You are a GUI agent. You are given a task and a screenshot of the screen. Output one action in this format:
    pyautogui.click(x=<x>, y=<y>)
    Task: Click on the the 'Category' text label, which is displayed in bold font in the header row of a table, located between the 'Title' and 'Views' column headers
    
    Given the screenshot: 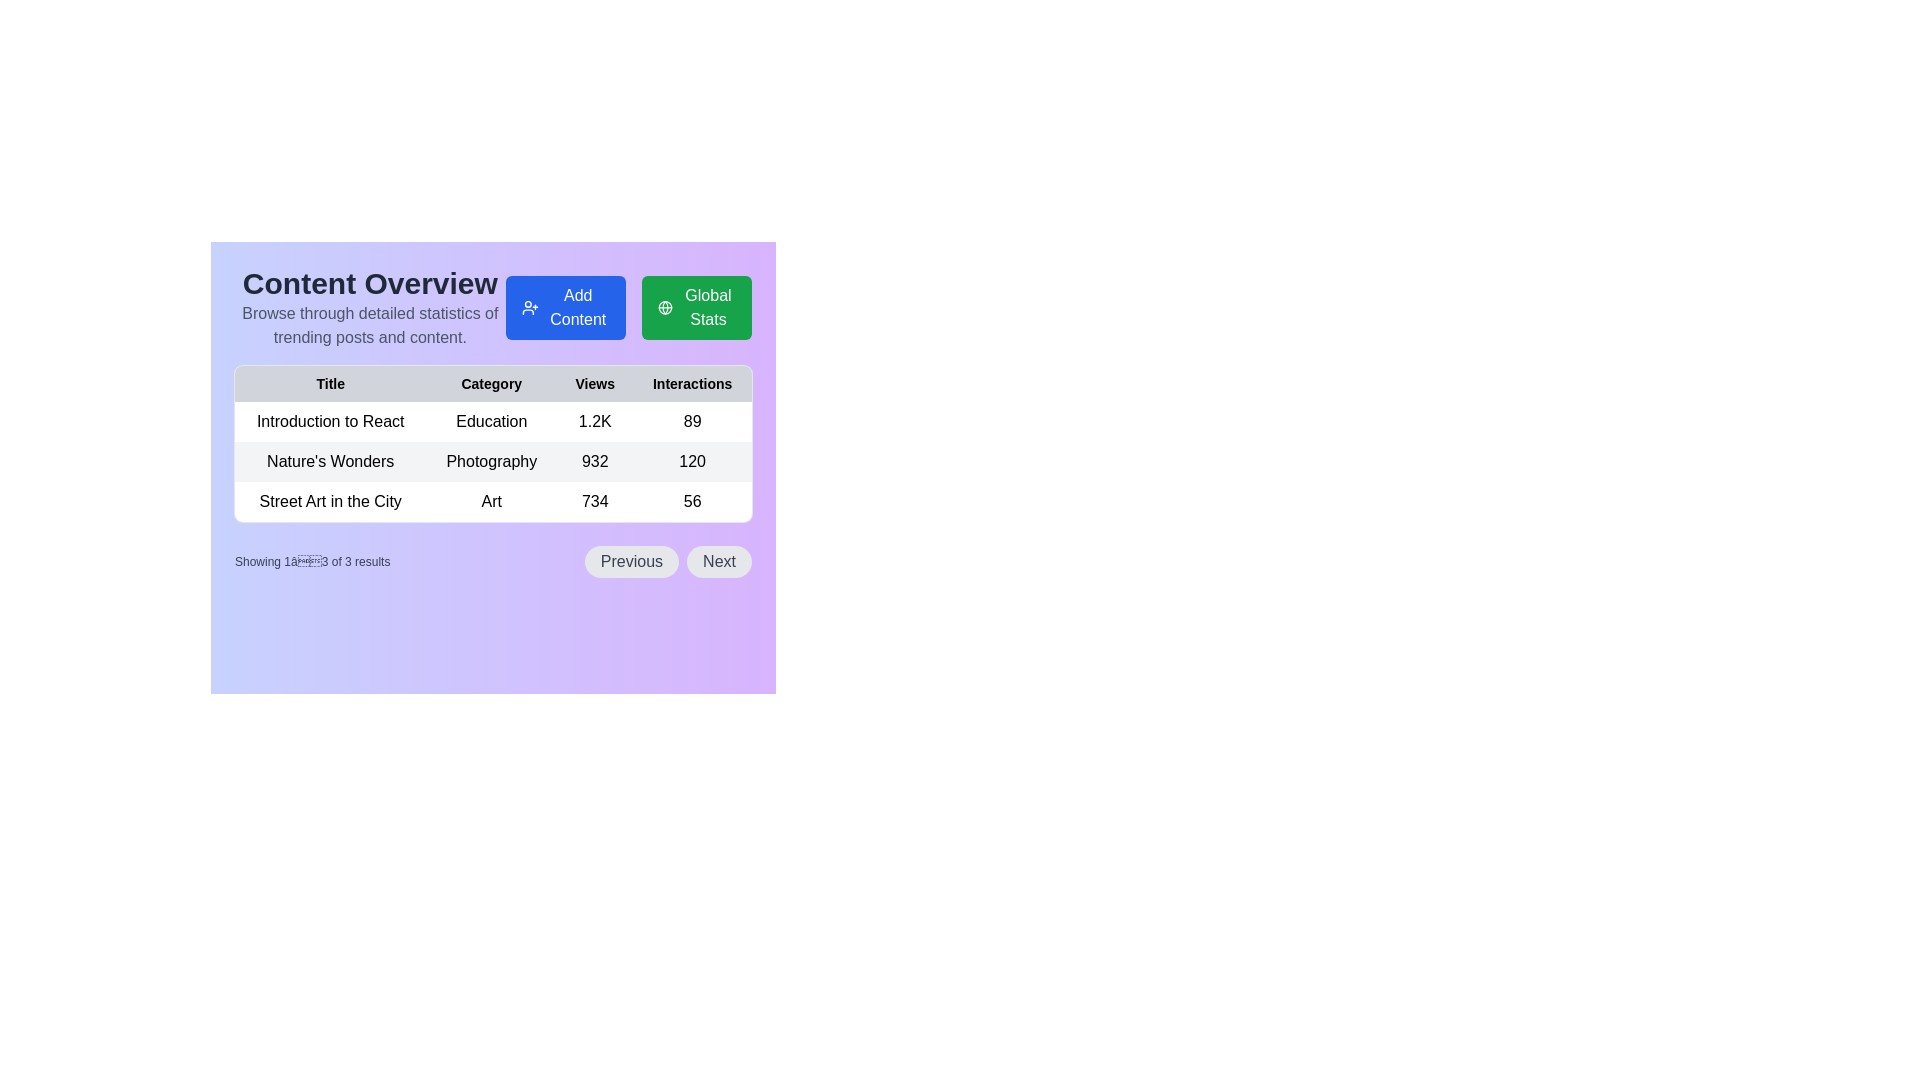 What is the action you would take?
    pyautogui.click(x=491, y=384)
    